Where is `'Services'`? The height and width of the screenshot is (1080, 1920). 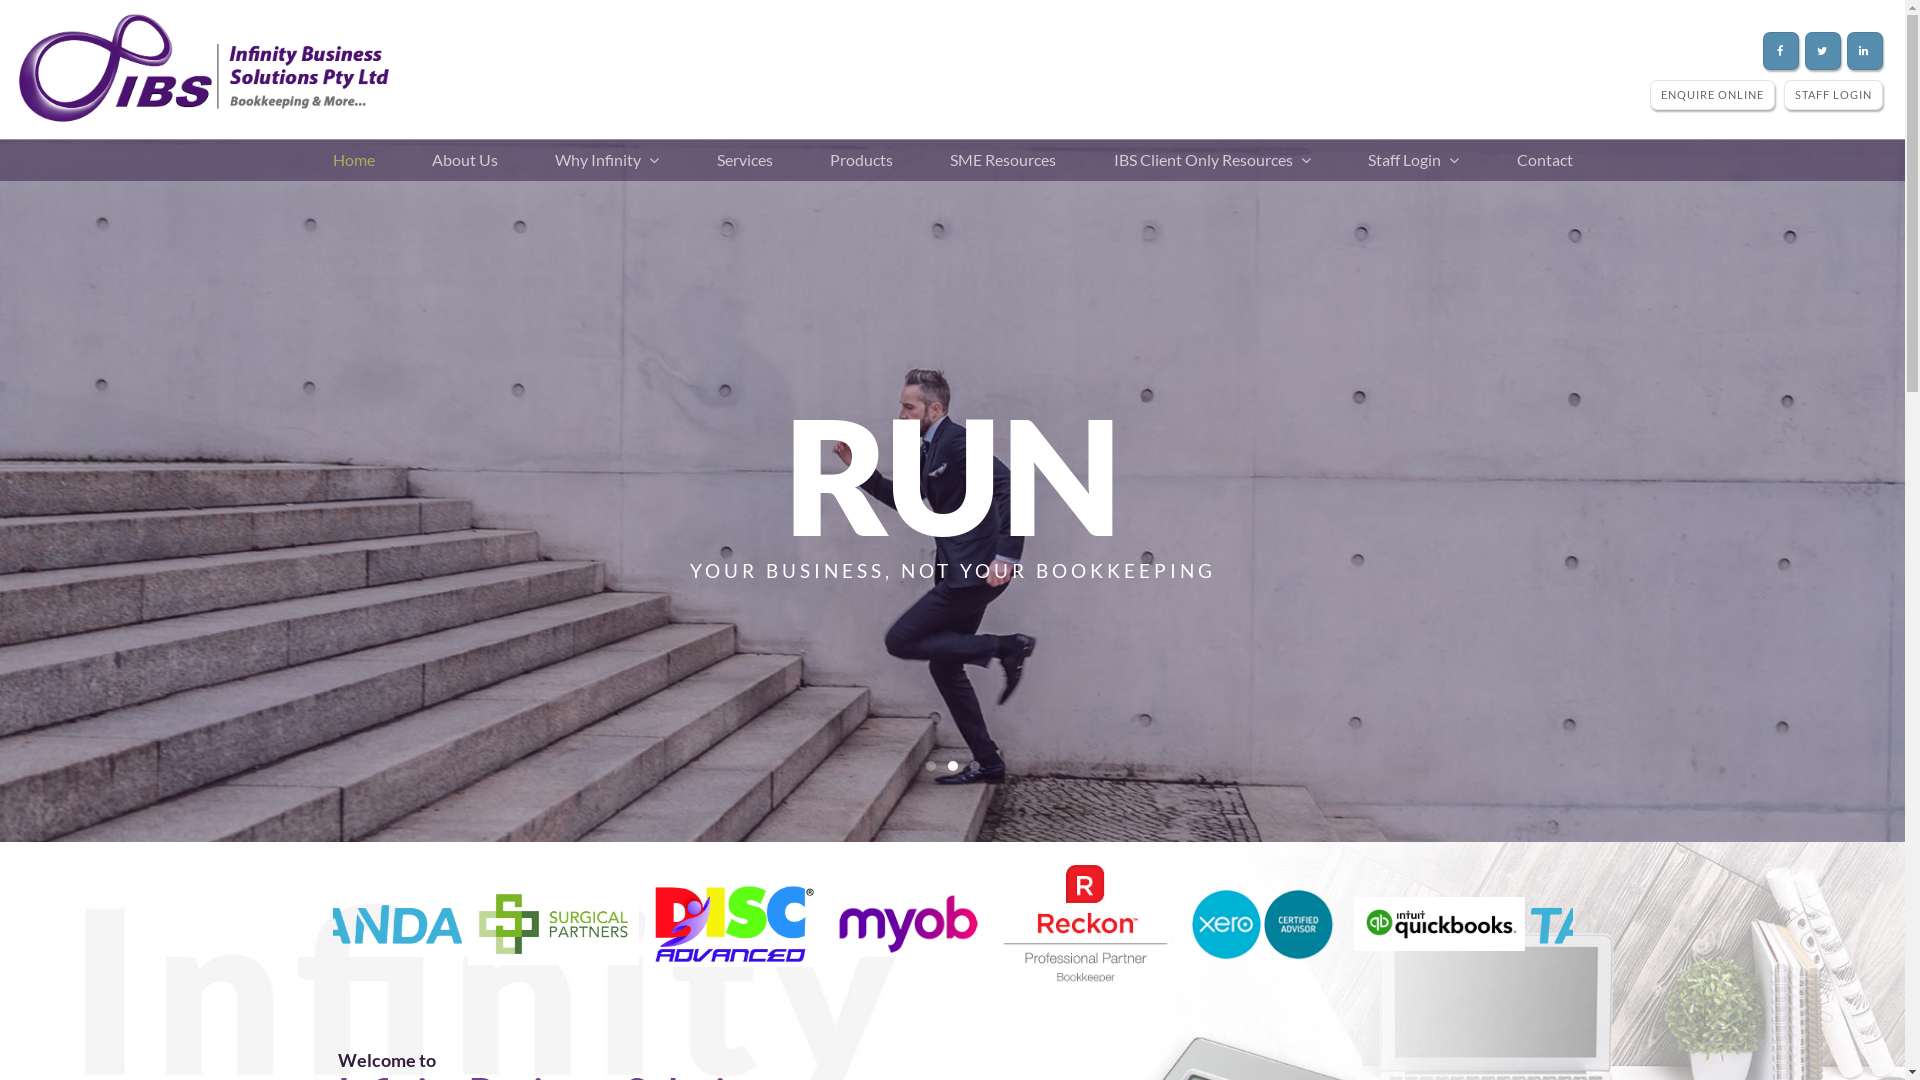
'Services' is located at coordinates (706, 158).